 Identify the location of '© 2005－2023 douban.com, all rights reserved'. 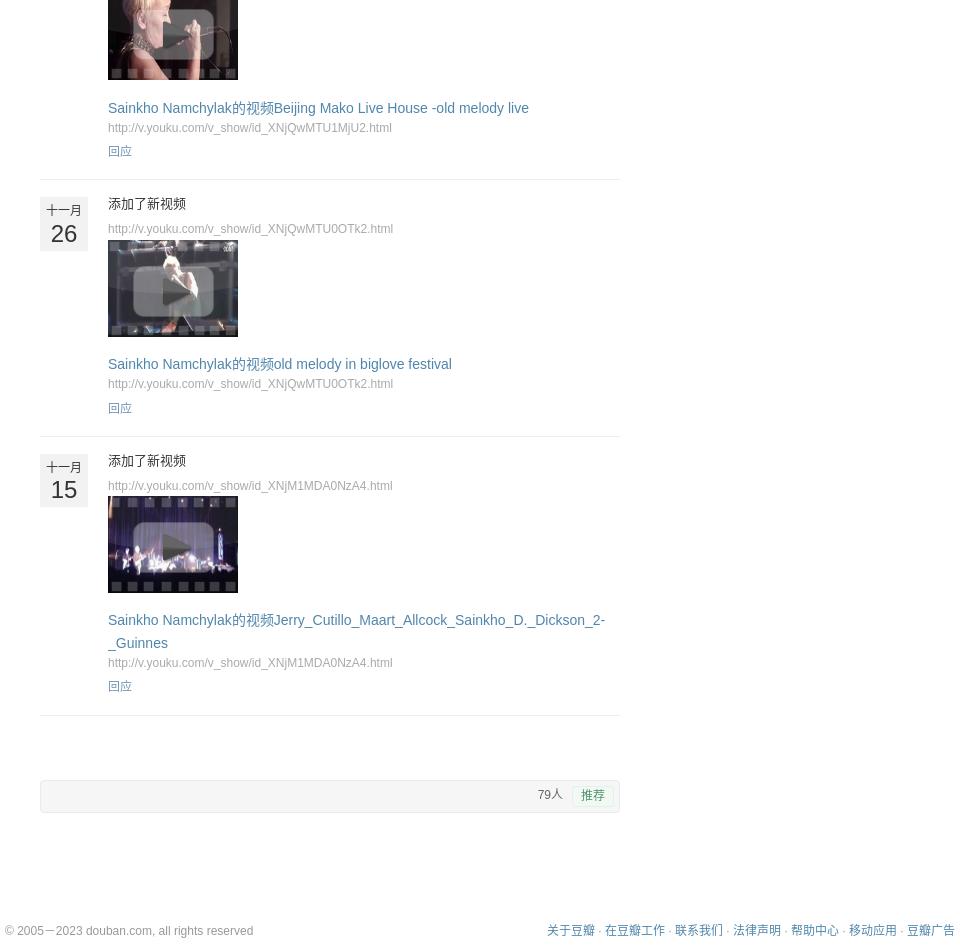
(128, 930).